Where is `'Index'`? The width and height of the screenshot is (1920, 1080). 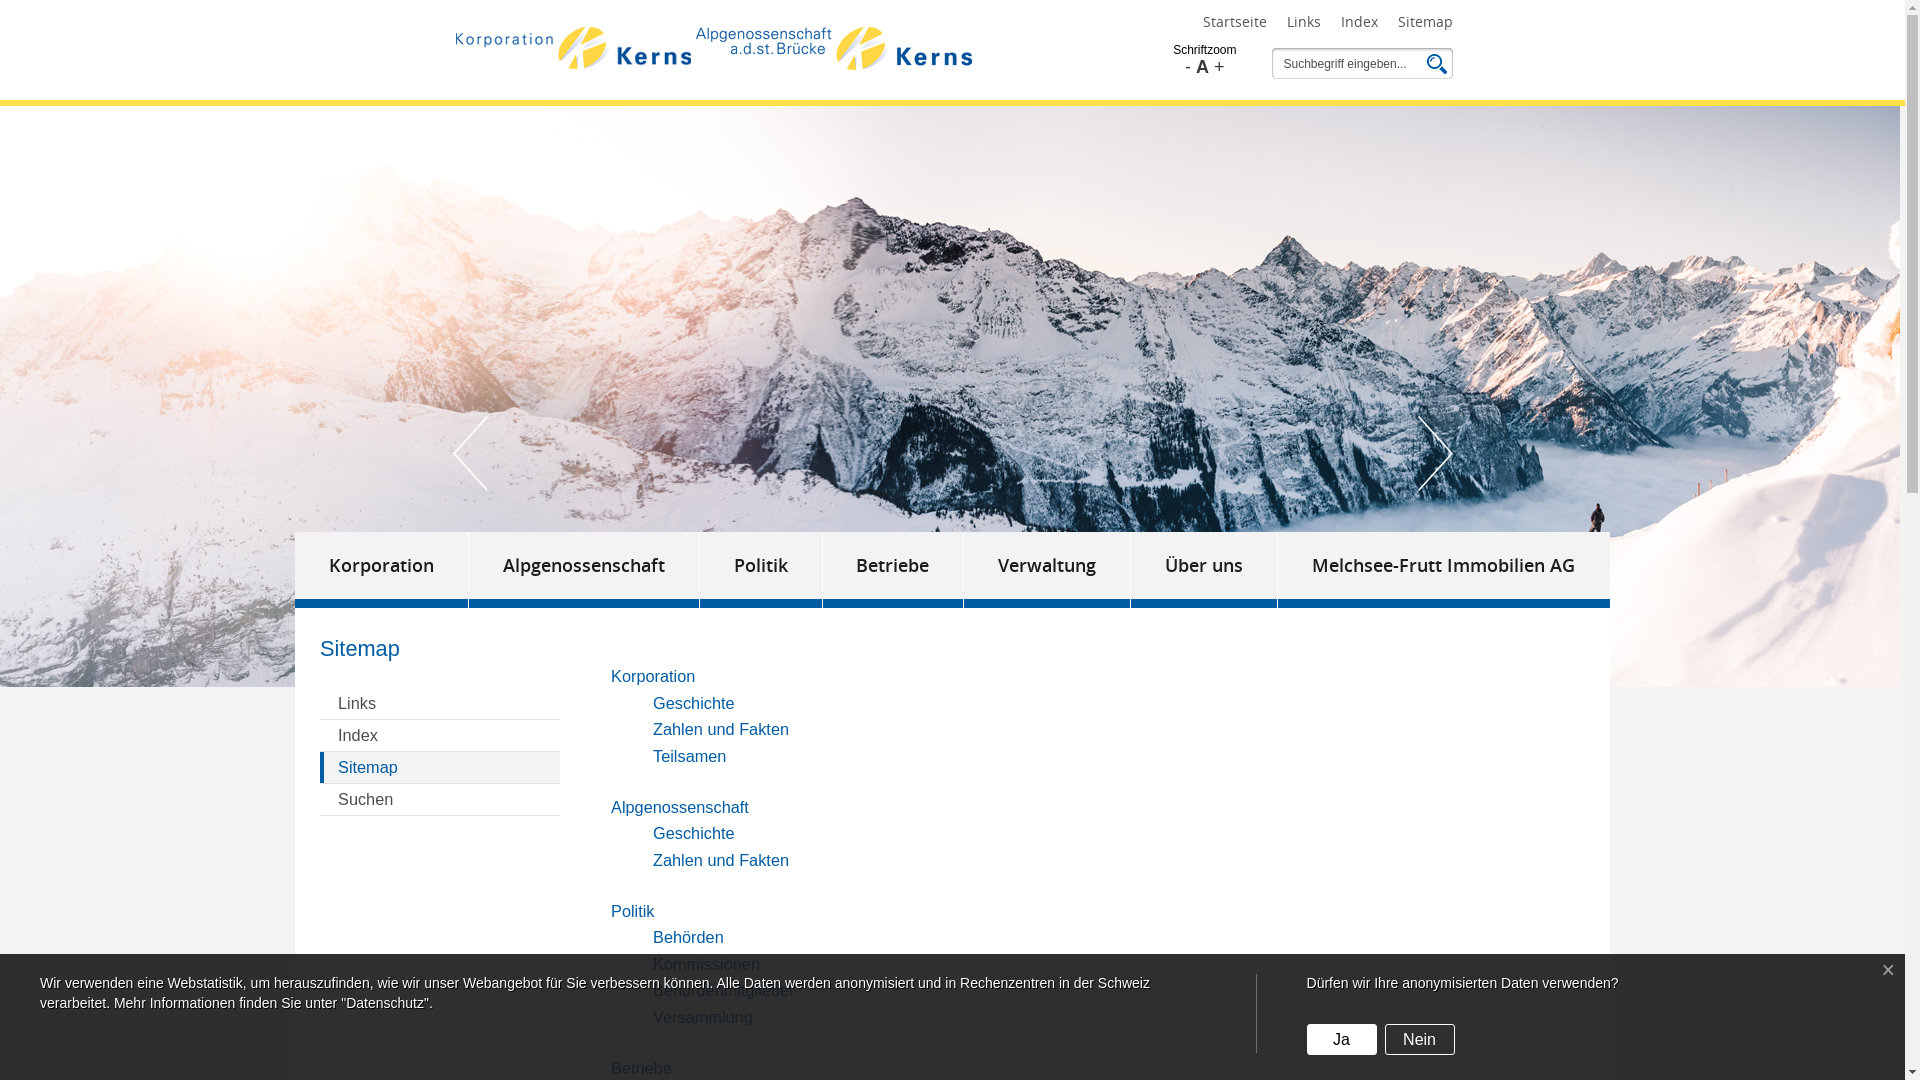
'Index' is located at coordinates (1358, 23).